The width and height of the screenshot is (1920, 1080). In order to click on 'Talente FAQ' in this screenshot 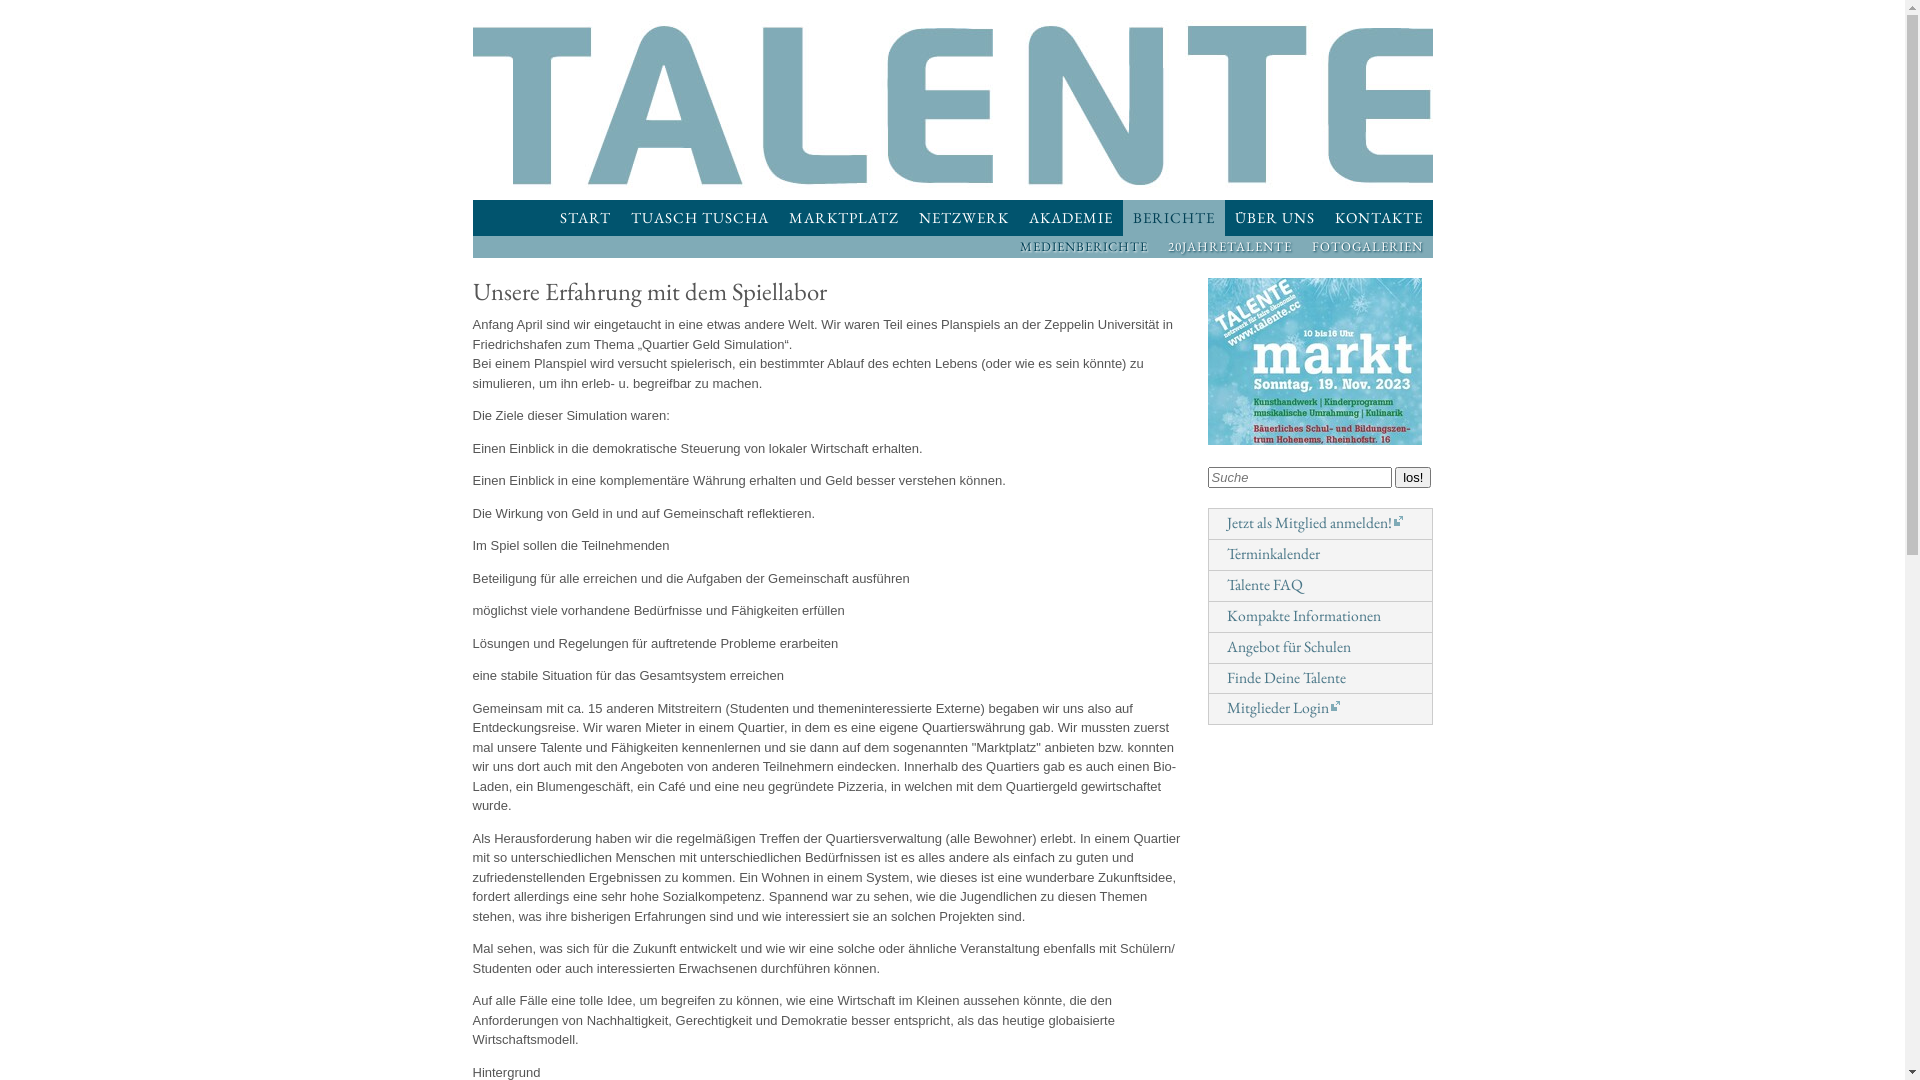, I will do `click(1256, 584)`.